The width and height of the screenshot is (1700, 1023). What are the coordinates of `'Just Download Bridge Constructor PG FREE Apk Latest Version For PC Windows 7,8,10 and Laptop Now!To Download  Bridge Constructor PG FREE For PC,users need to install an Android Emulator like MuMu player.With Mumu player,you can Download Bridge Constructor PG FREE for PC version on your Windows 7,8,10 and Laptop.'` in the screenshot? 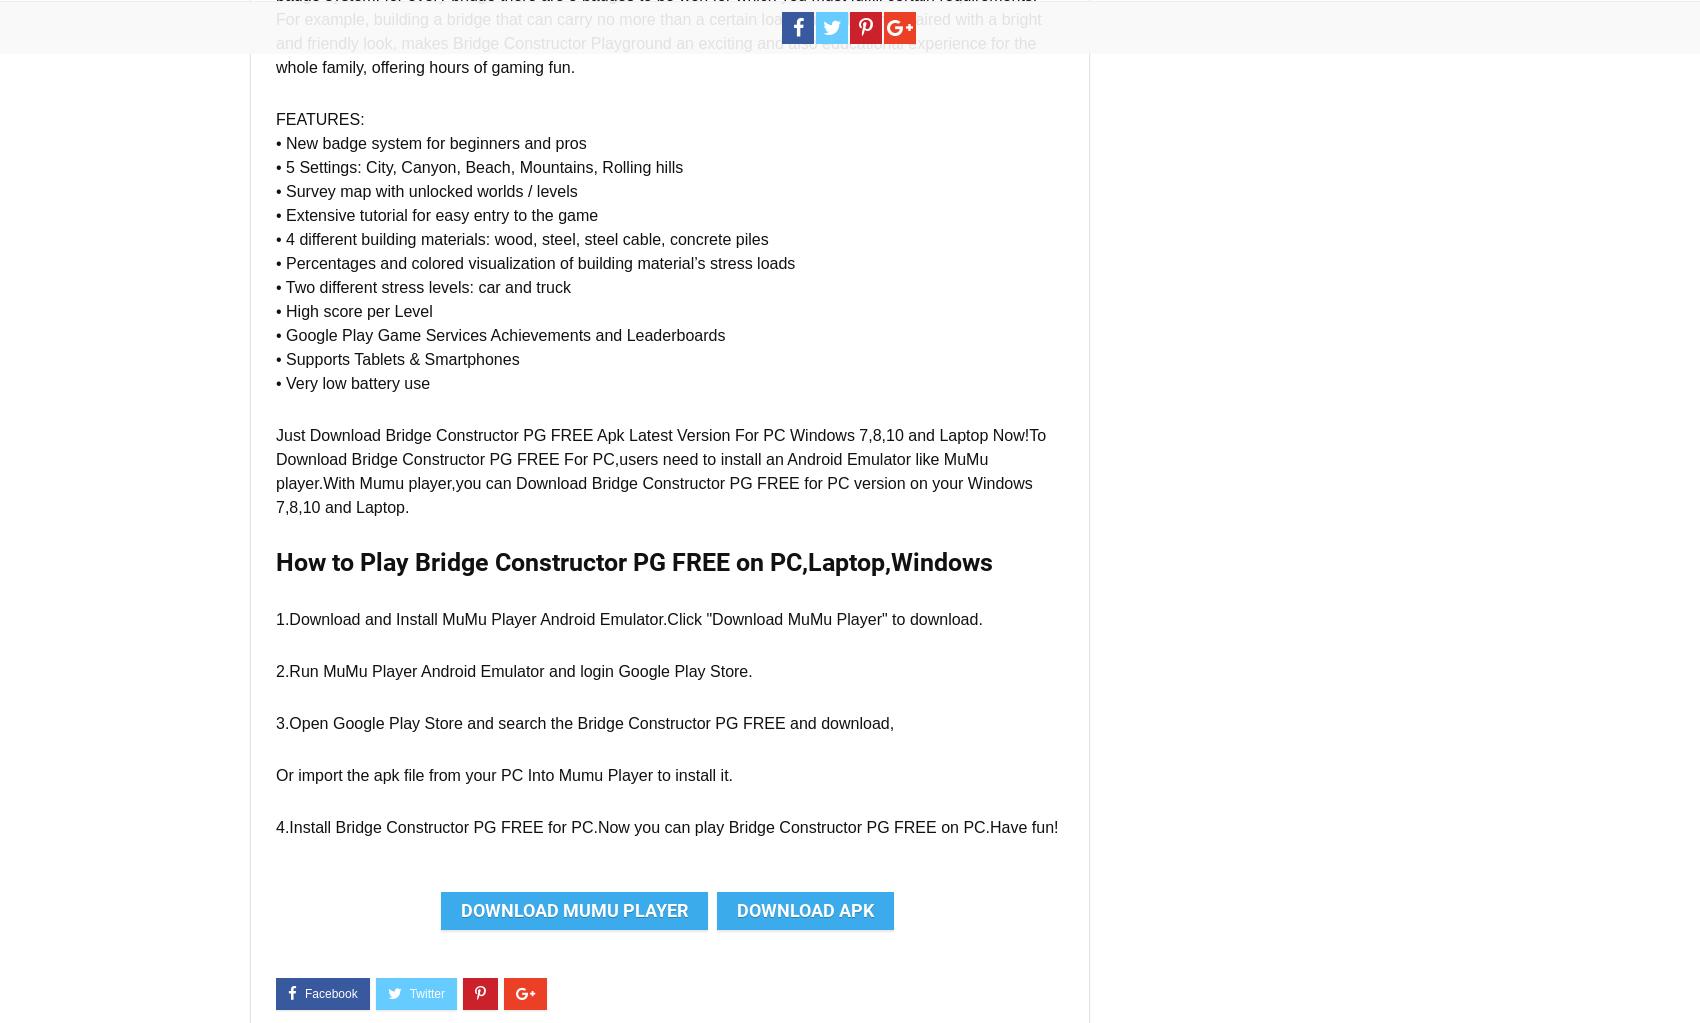 It's located at (276, 470).